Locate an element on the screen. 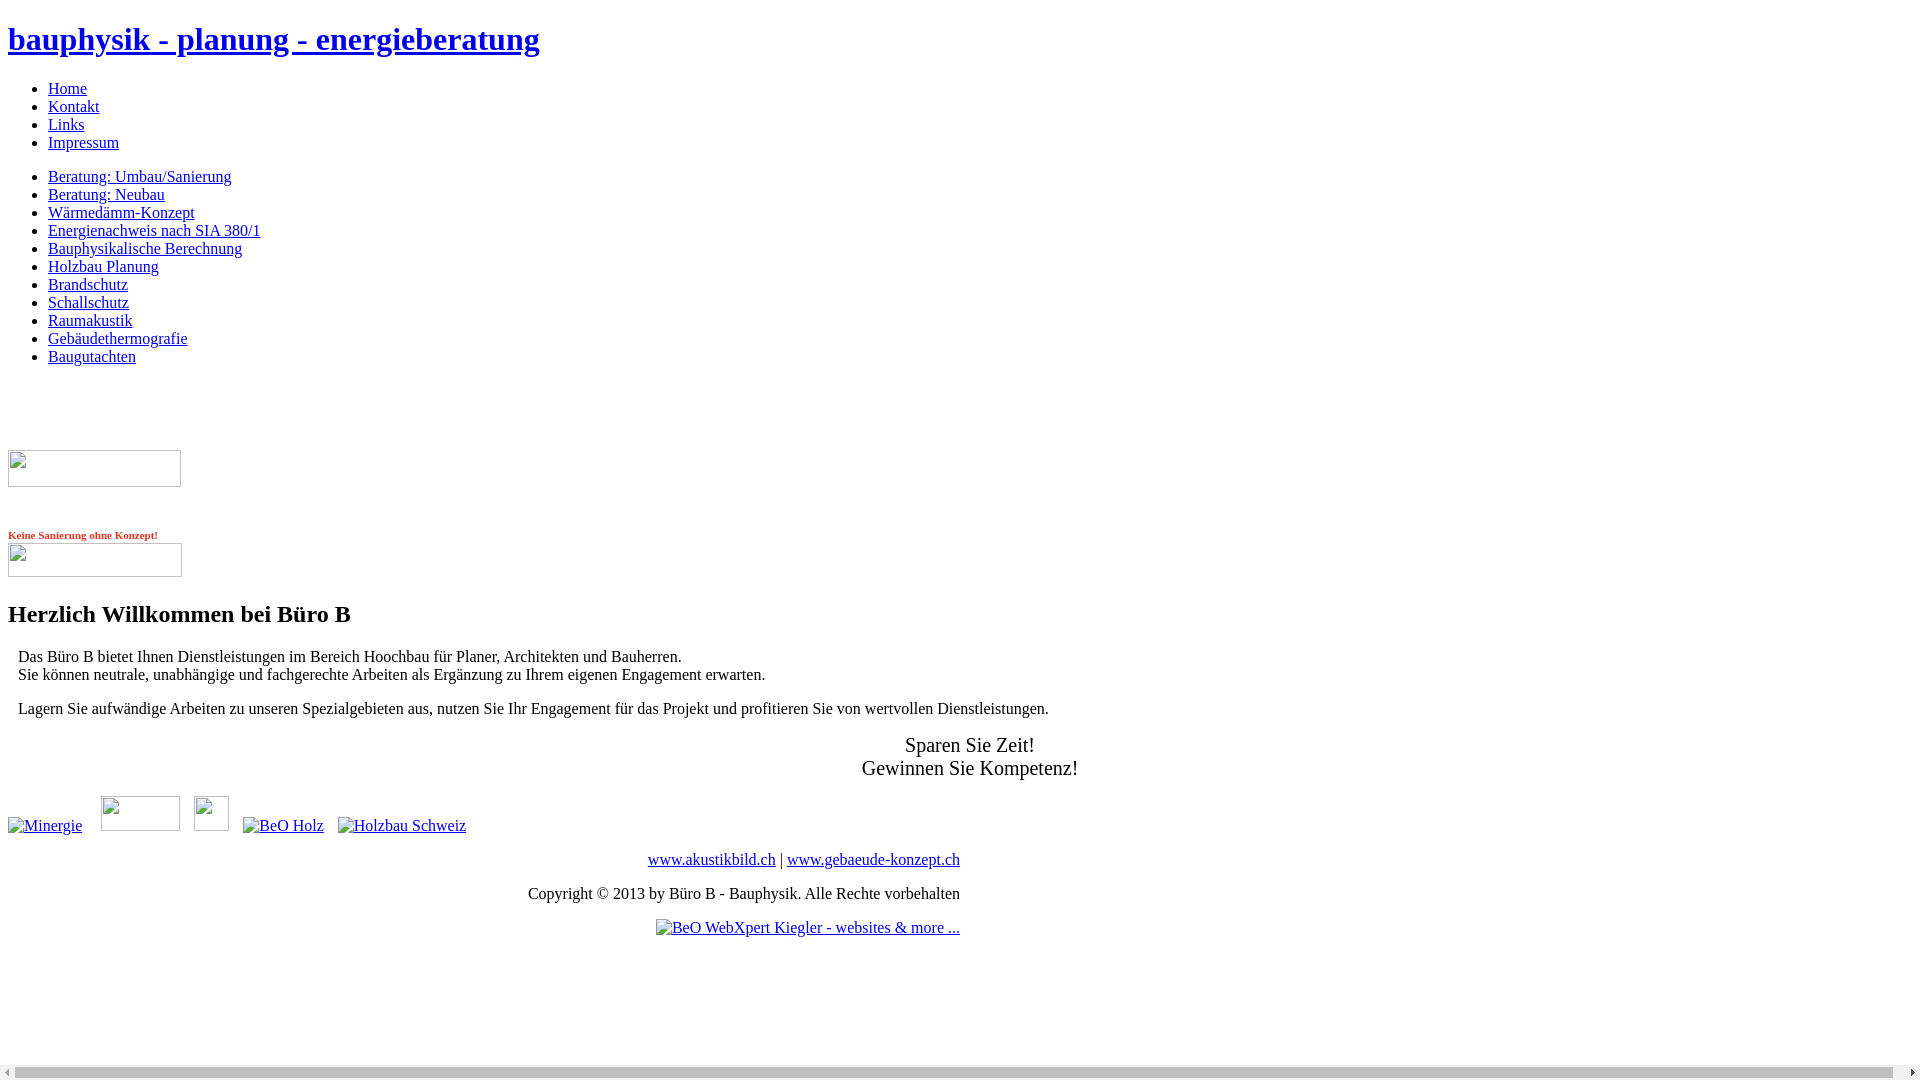 Image resolution: width=1920 pixels, height=1080 pixels. 'Holzbau Planung' is located at coordinates (102, 265).